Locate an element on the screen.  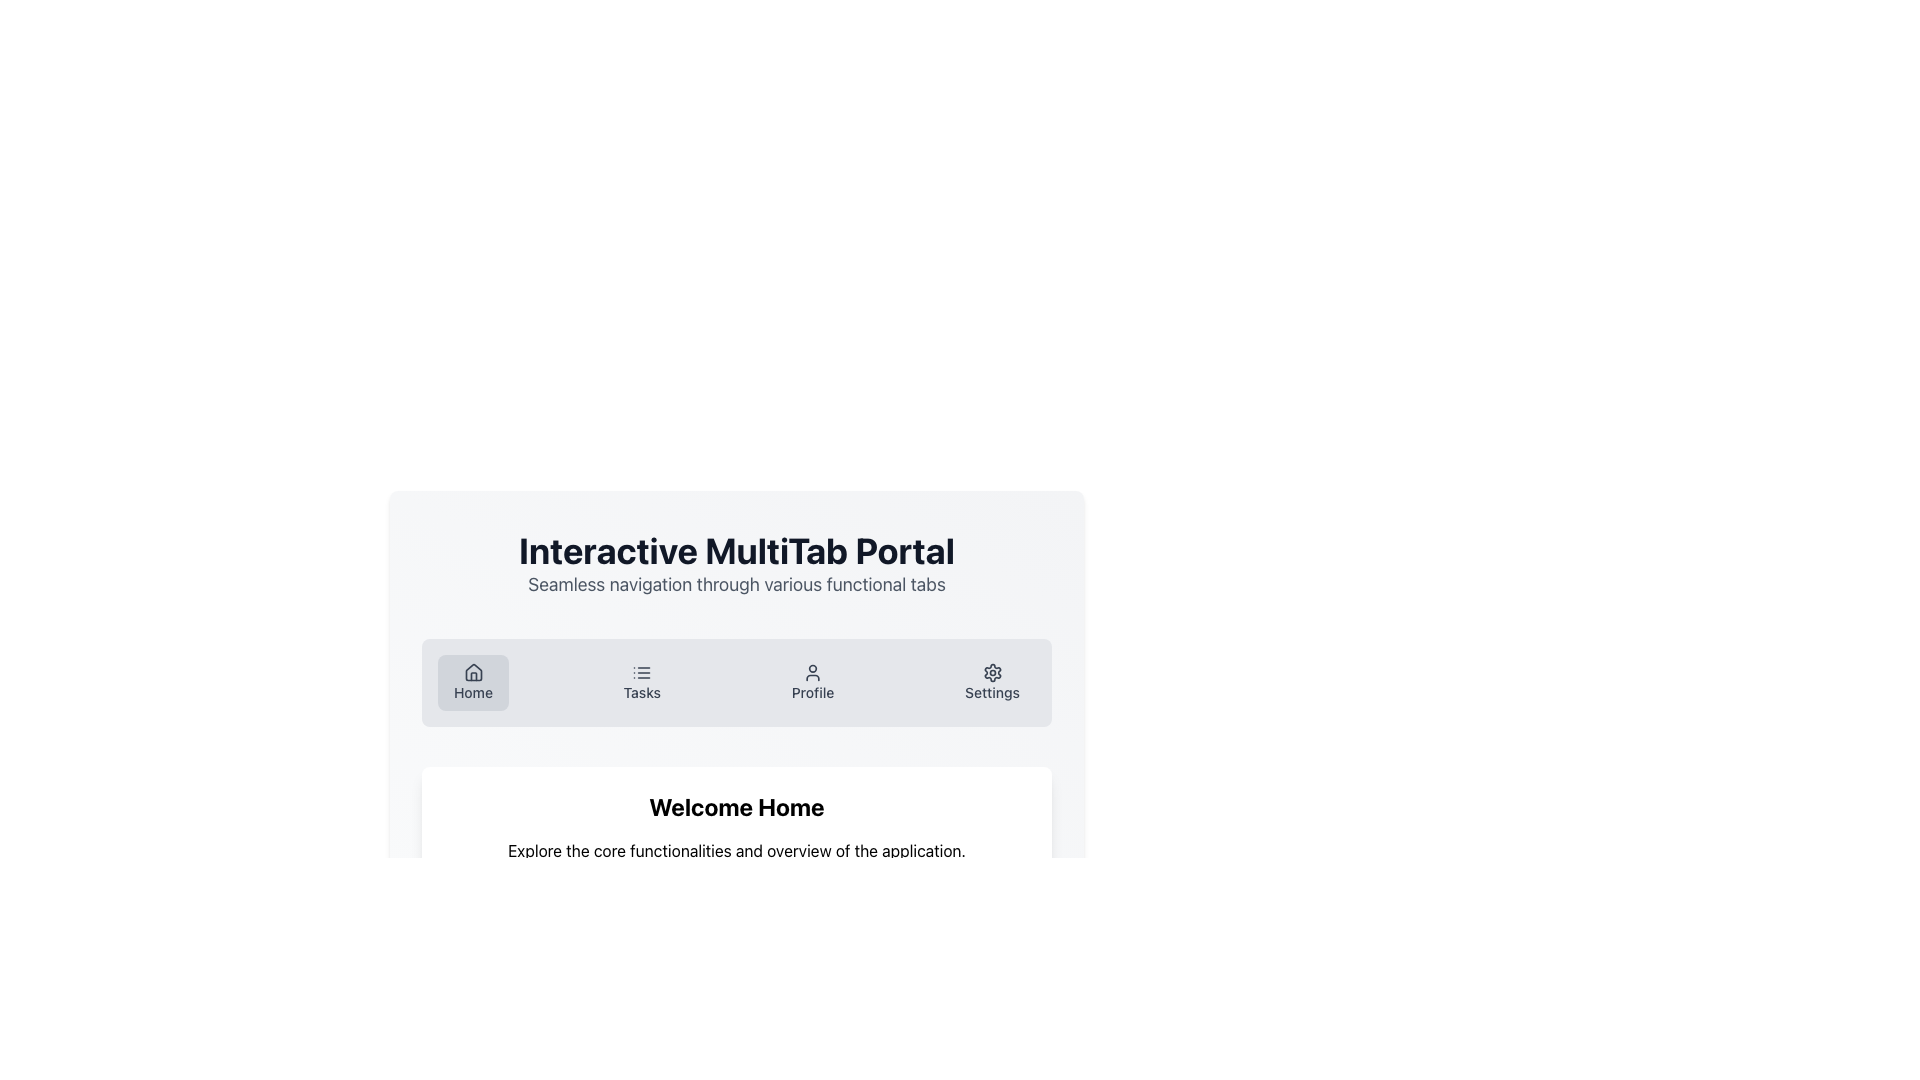
the settings icon (gear symbol) located within the button labeled 'Settings' on the horizontal menu strip is located at coordinates (992, 672).